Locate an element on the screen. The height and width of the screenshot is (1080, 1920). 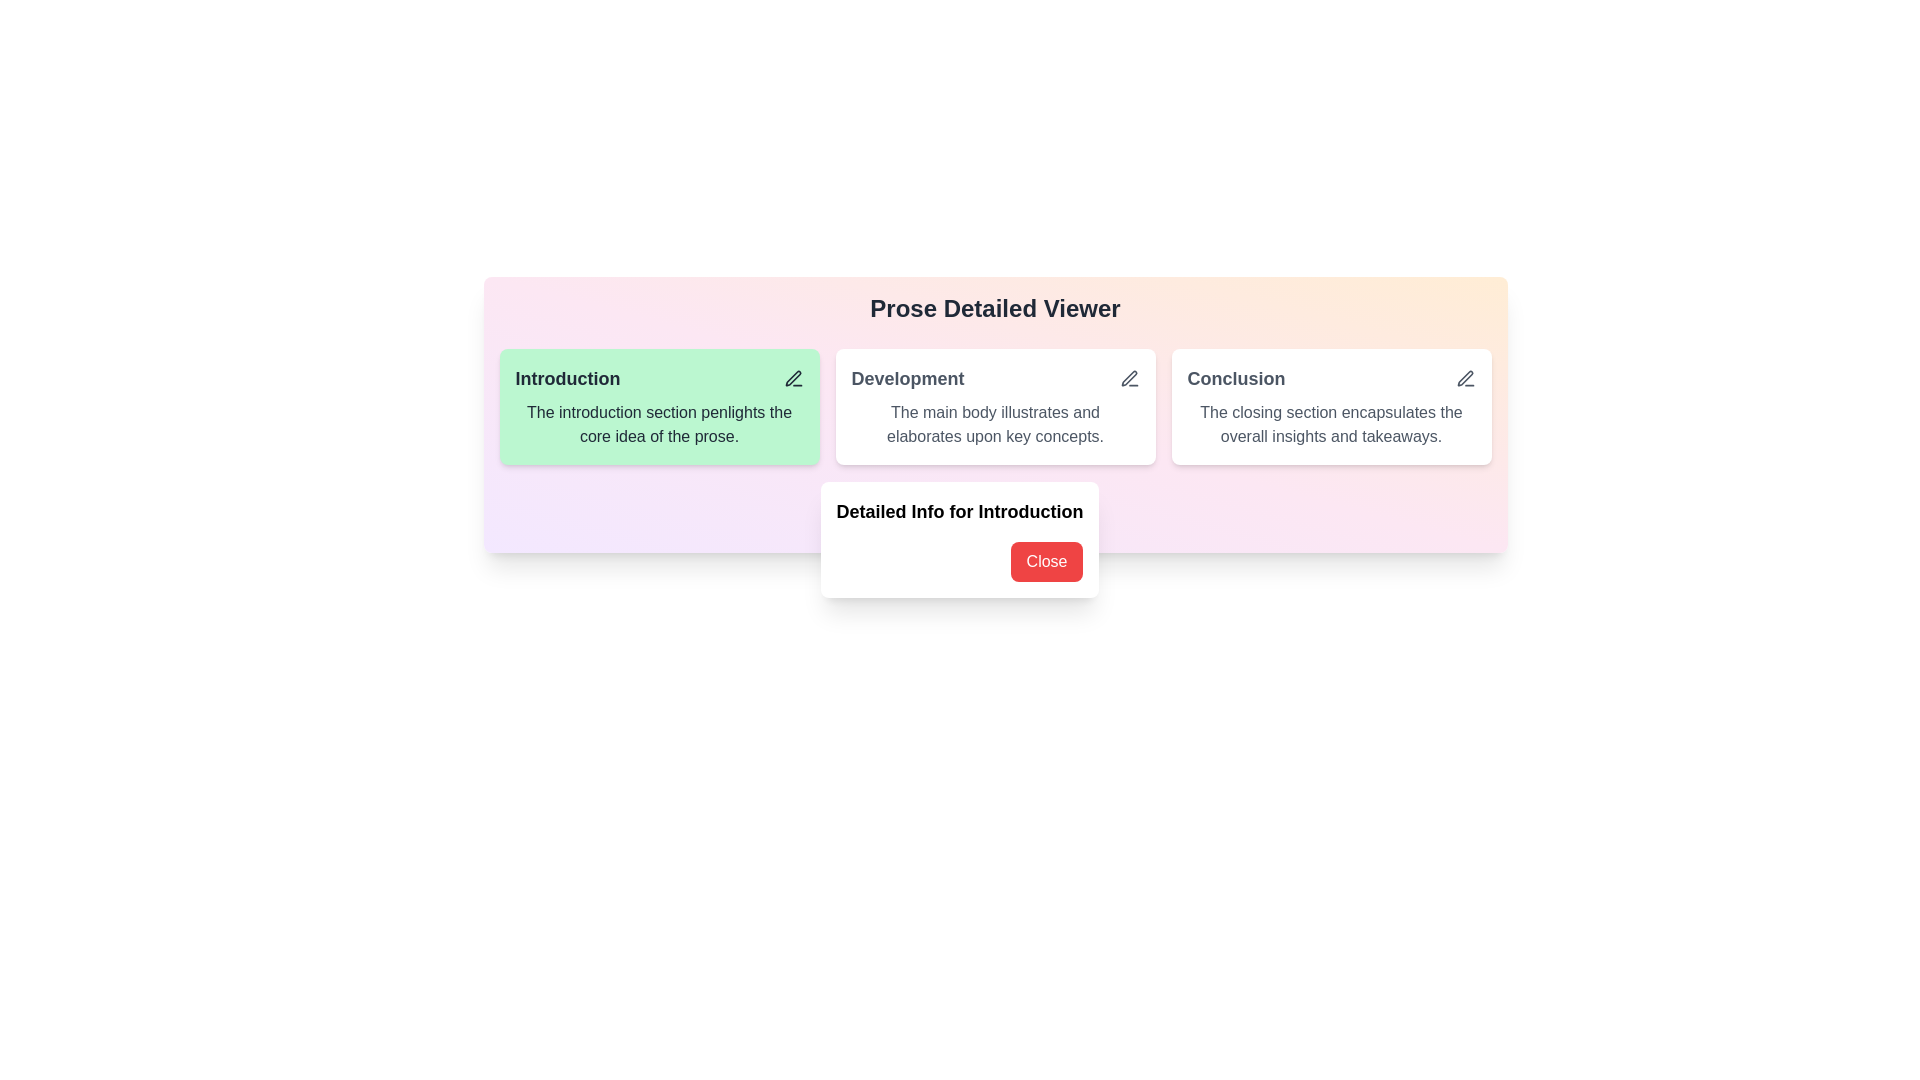
the pencil icon button located to the right of the 'Development' text header to initiate editing is located at coordinates (1129, 378).